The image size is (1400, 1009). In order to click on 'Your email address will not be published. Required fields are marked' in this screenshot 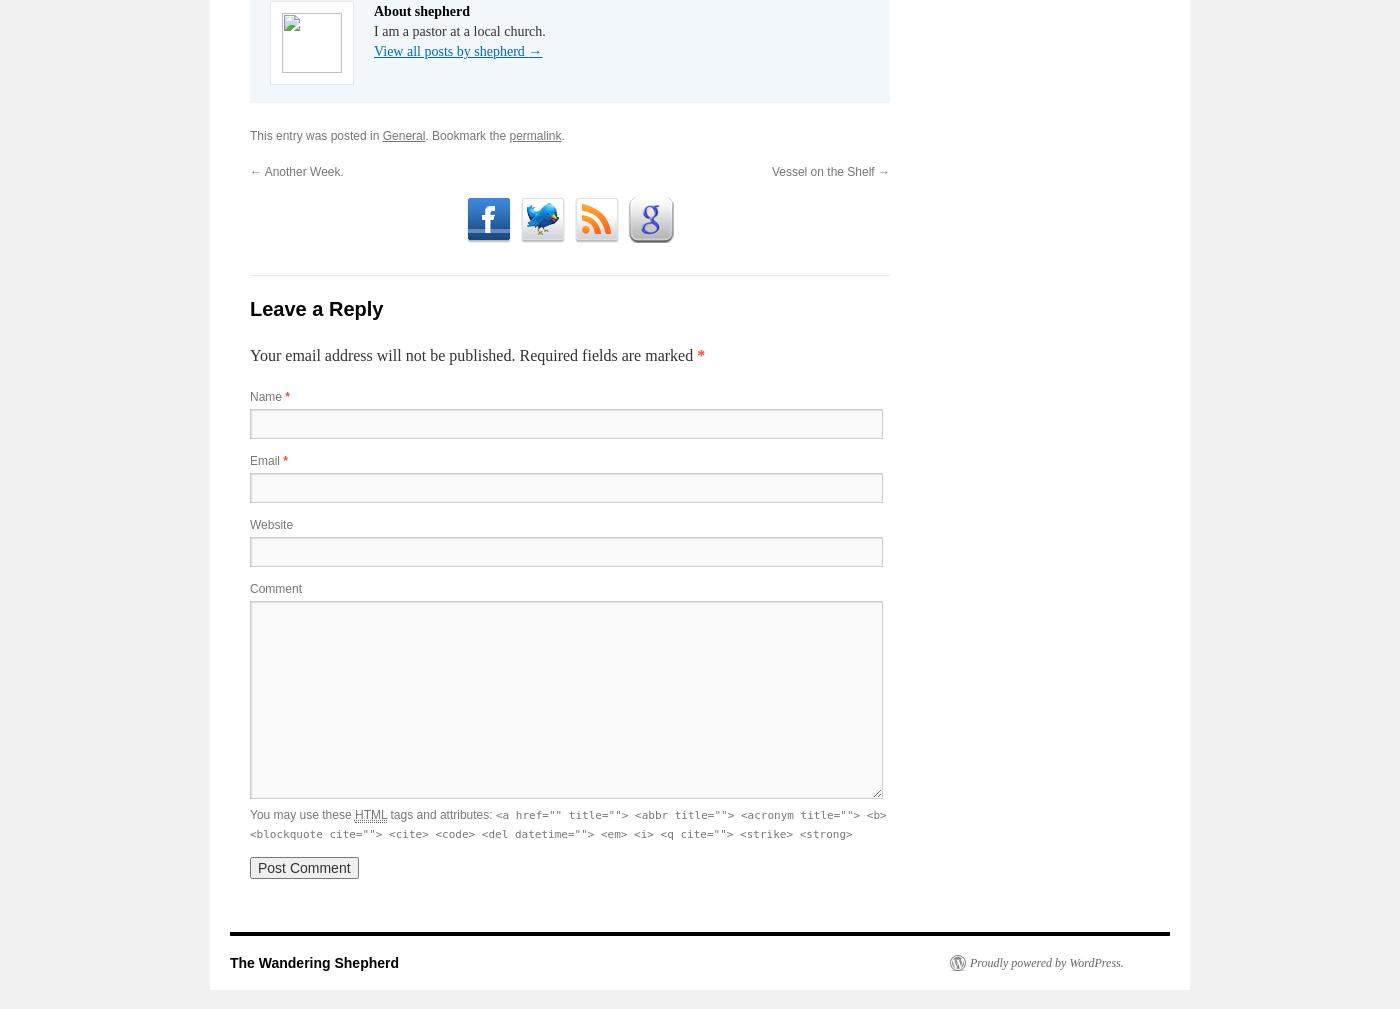, I will do `click(473, 354)`.